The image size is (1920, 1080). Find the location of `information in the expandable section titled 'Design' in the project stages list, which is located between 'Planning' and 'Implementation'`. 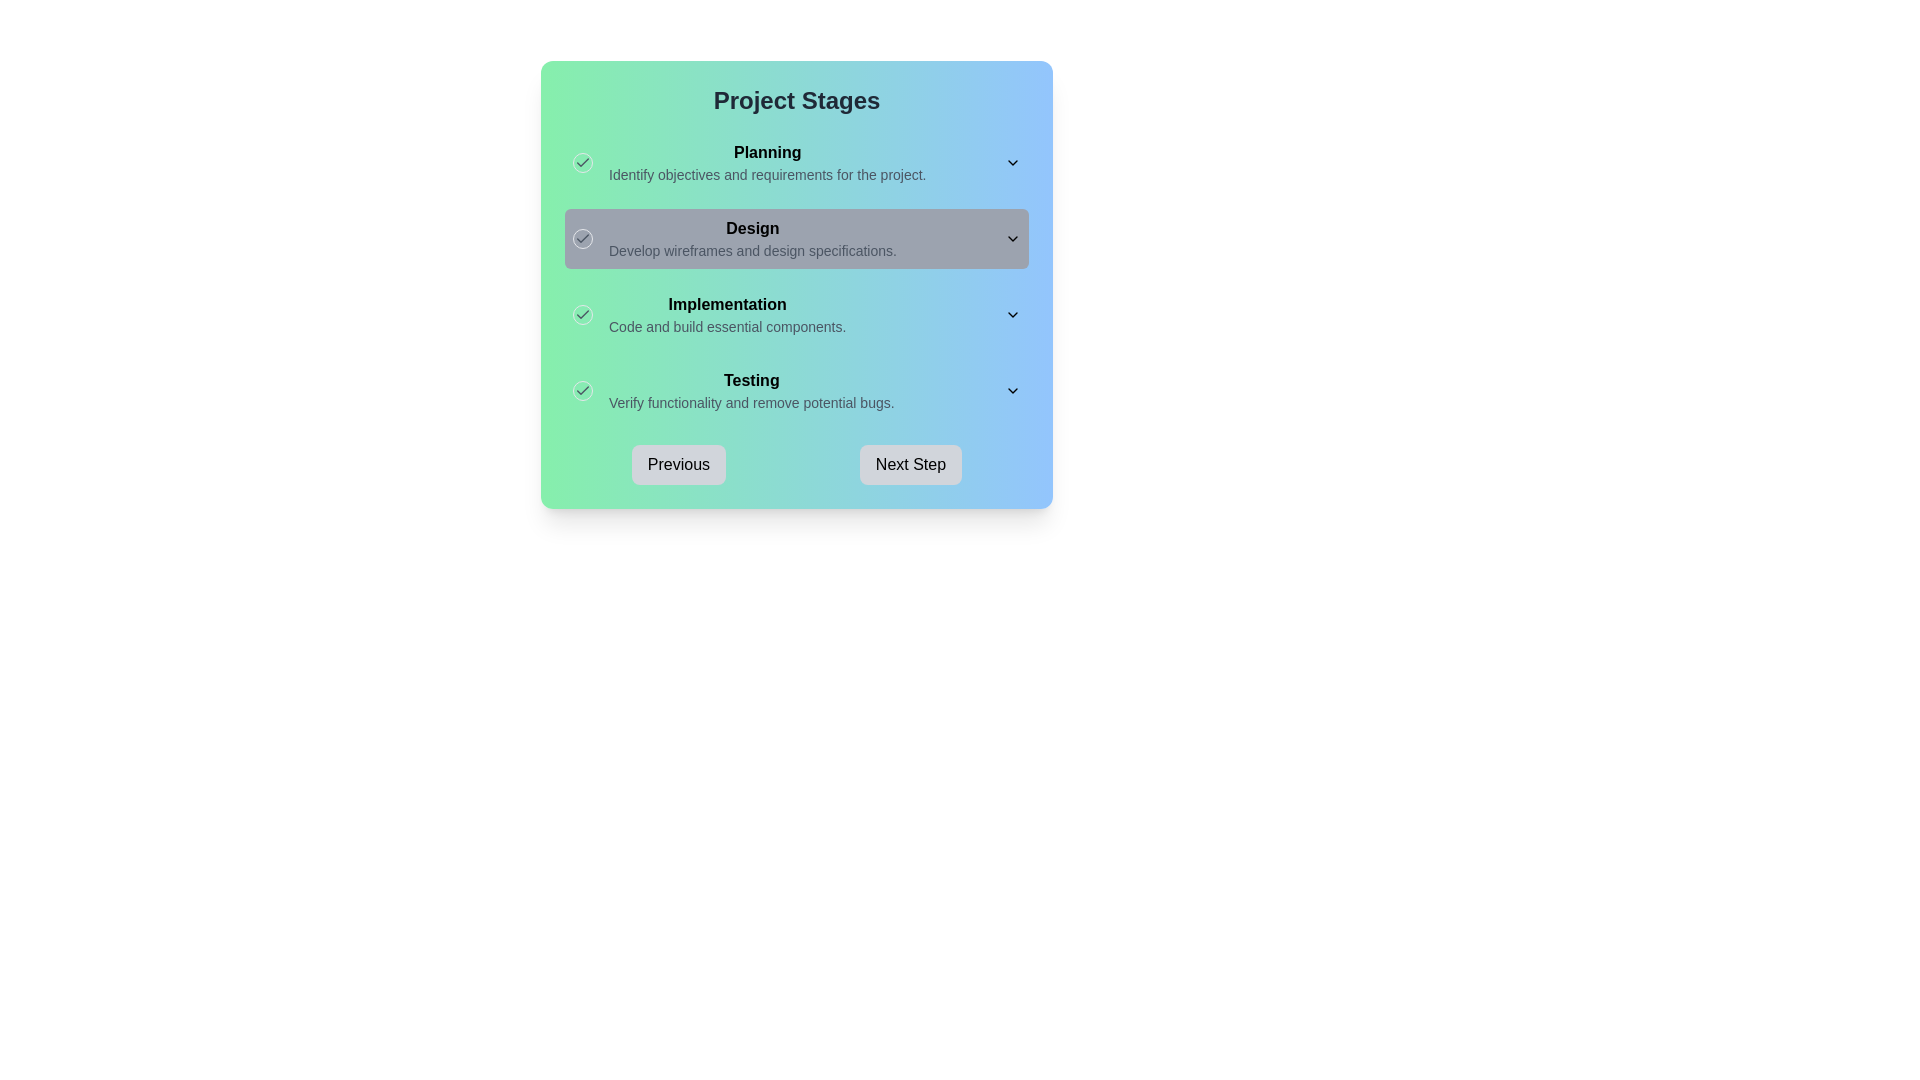

information in the expandable section titled 'Design' in the project stages list, which is located between 'Planning' and 'Implementation' is located at coordinates (795, 238).